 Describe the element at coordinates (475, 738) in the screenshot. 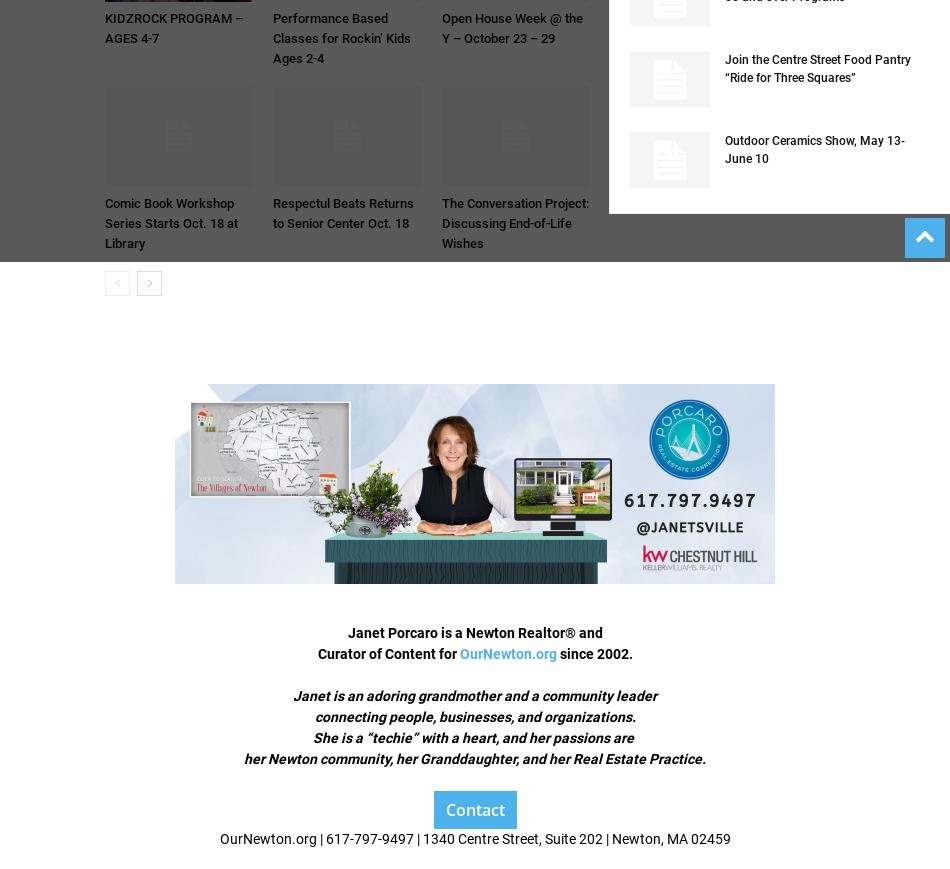

I see `'She is a “techie” with a heart, and her passions are'` at that location.